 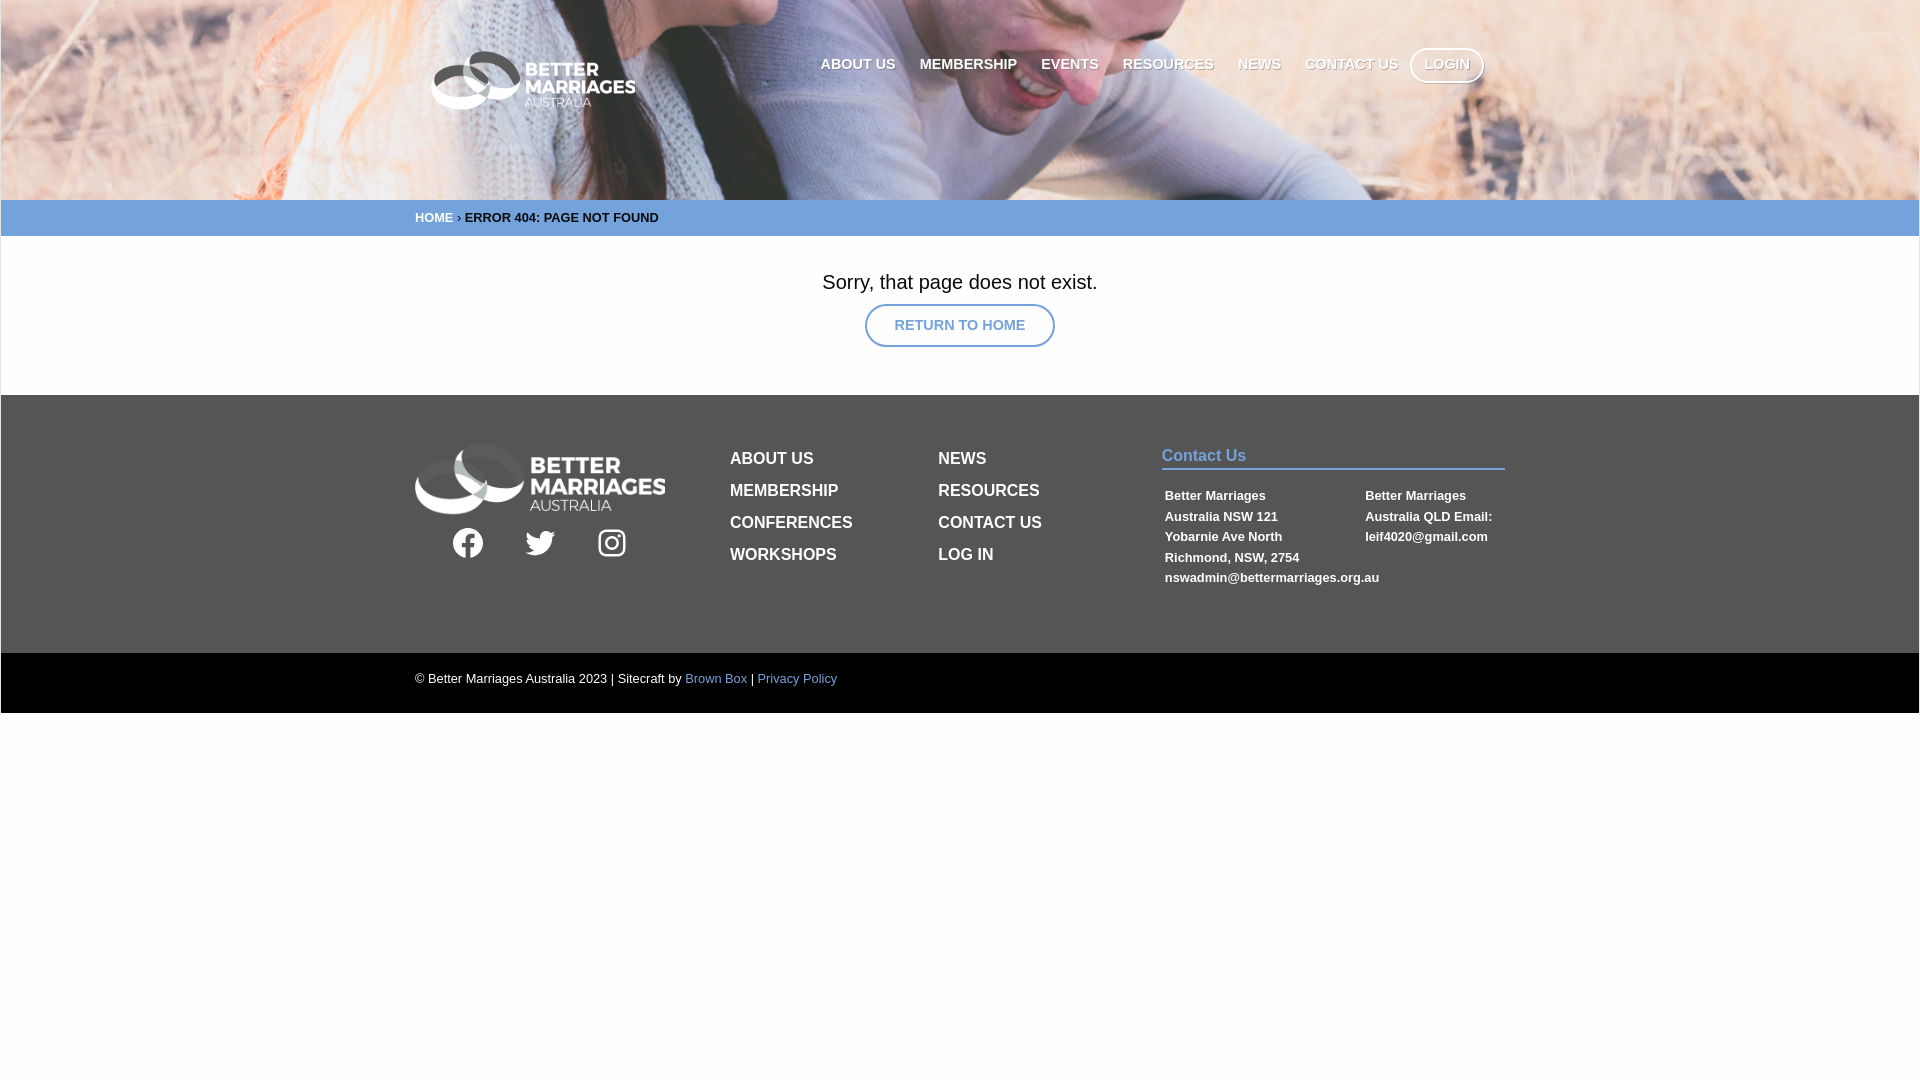 What do you see at coordinates (1292, 64) in the screenshot?
I see `'CONTACT US'` at bounding box center [1292, 64].